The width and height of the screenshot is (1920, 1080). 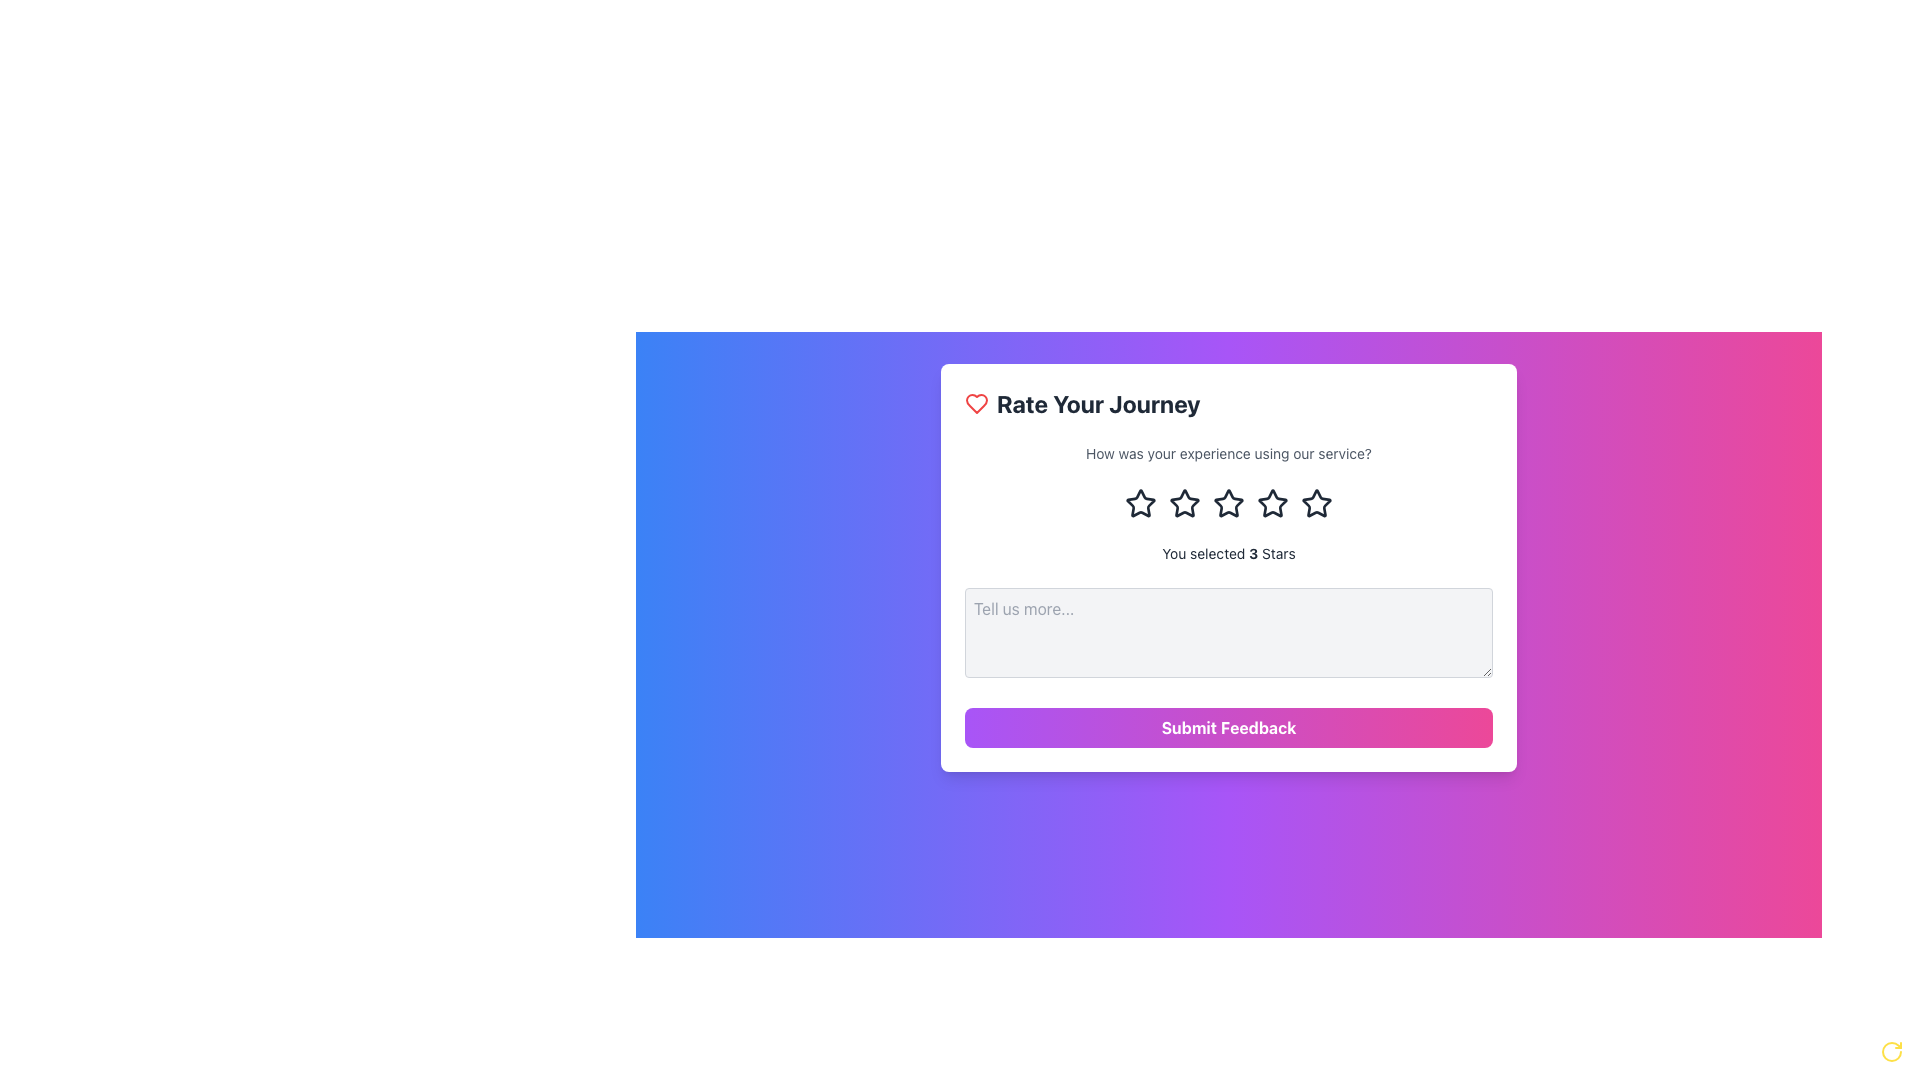 I want to click on the reset or refresh icon button located in the bottom-right corner of the interface, so click(x=1890, y=1051).